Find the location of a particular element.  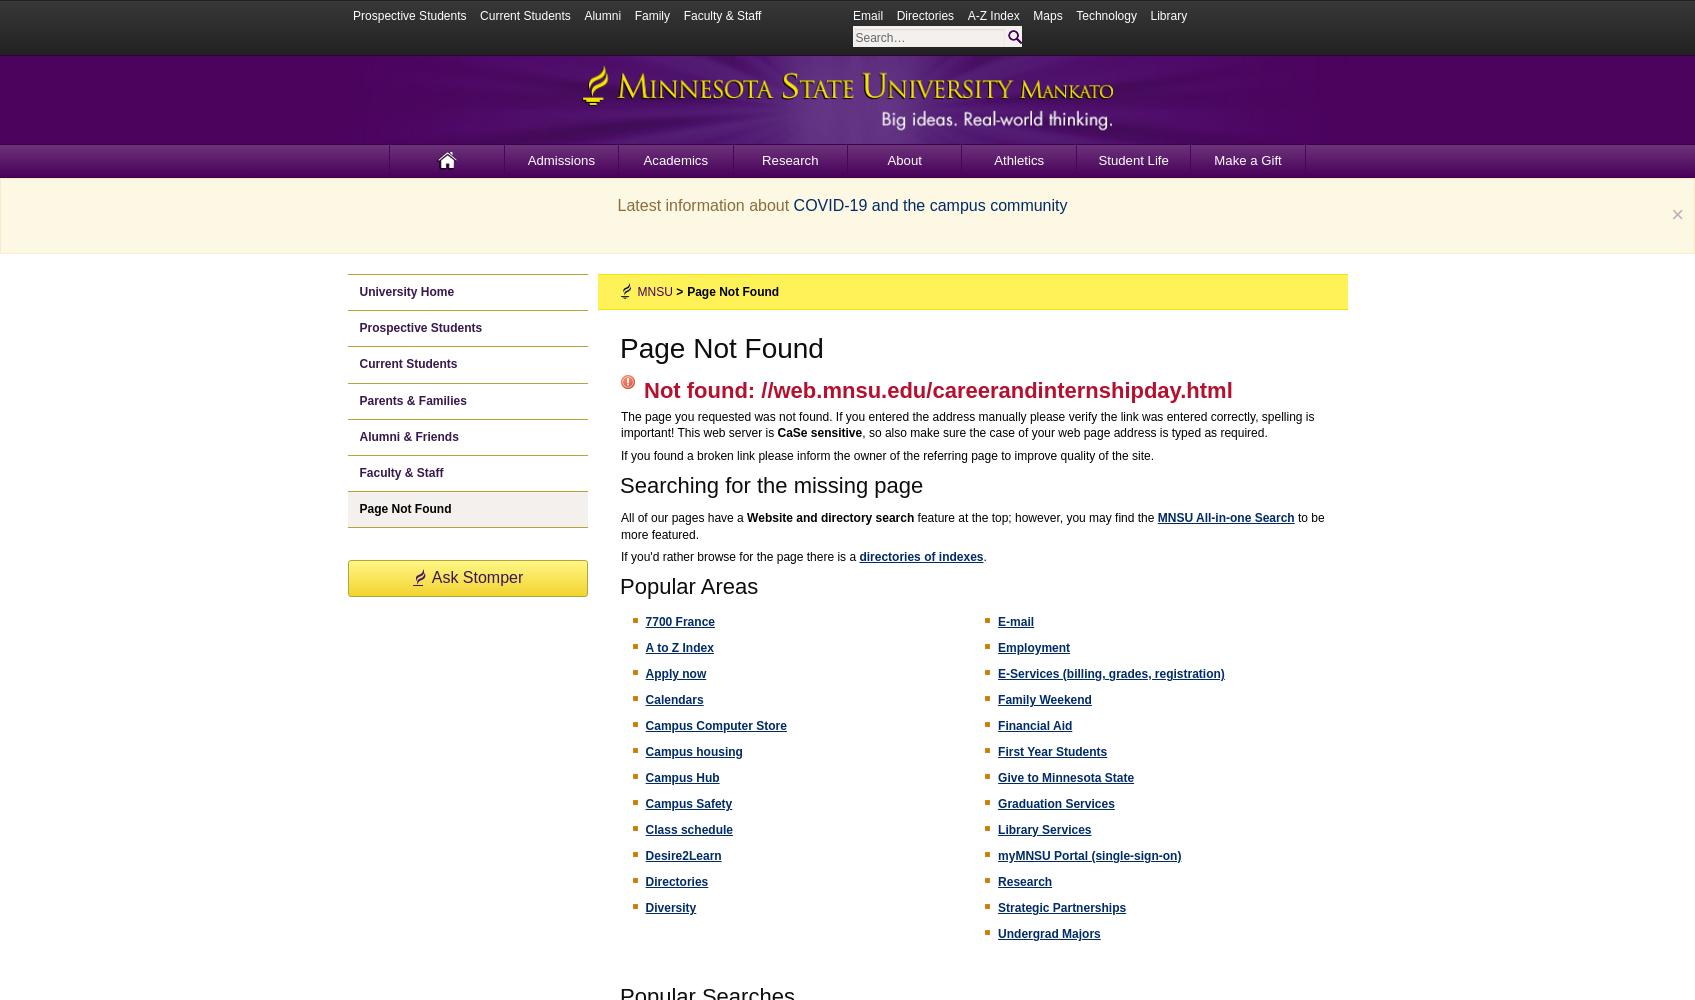

'Parents & Families' is located at coordinates (412, 400).